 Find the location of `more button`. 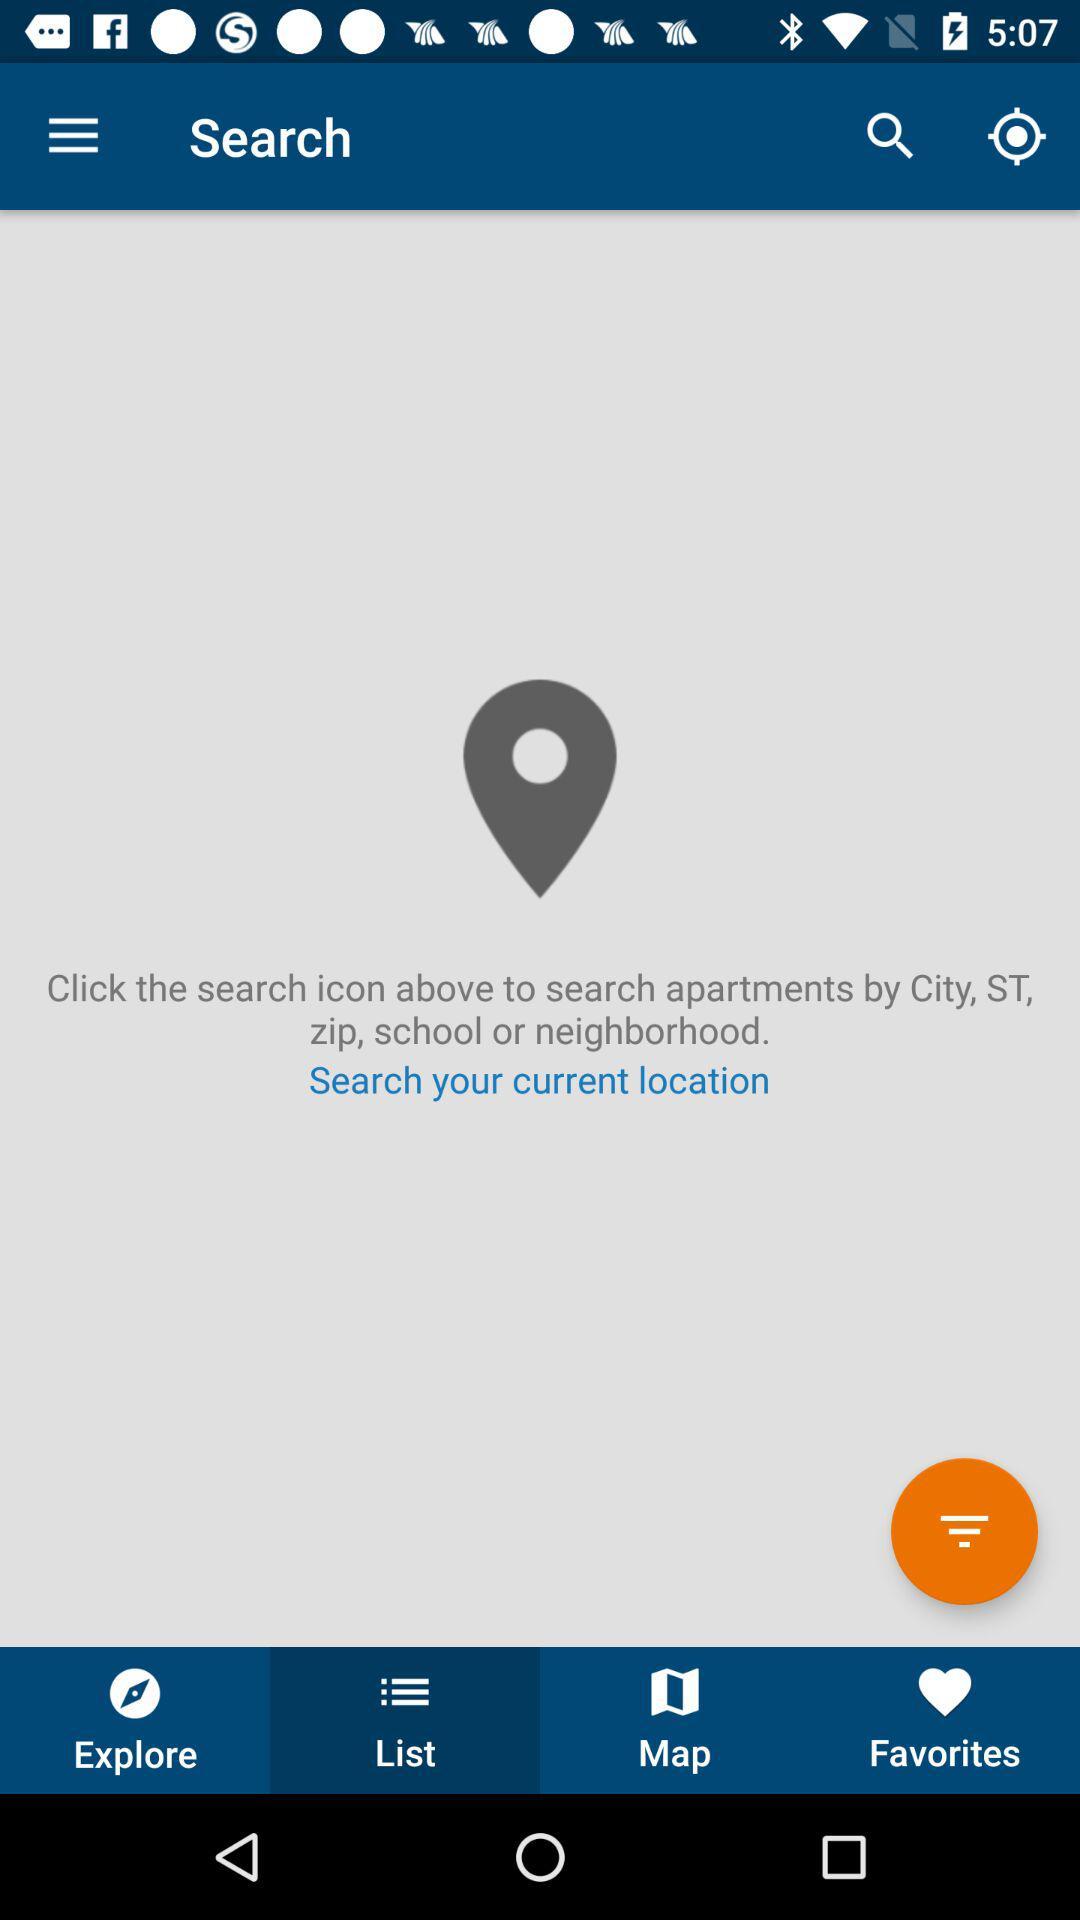

more button is located at coordinates (963, 1530).